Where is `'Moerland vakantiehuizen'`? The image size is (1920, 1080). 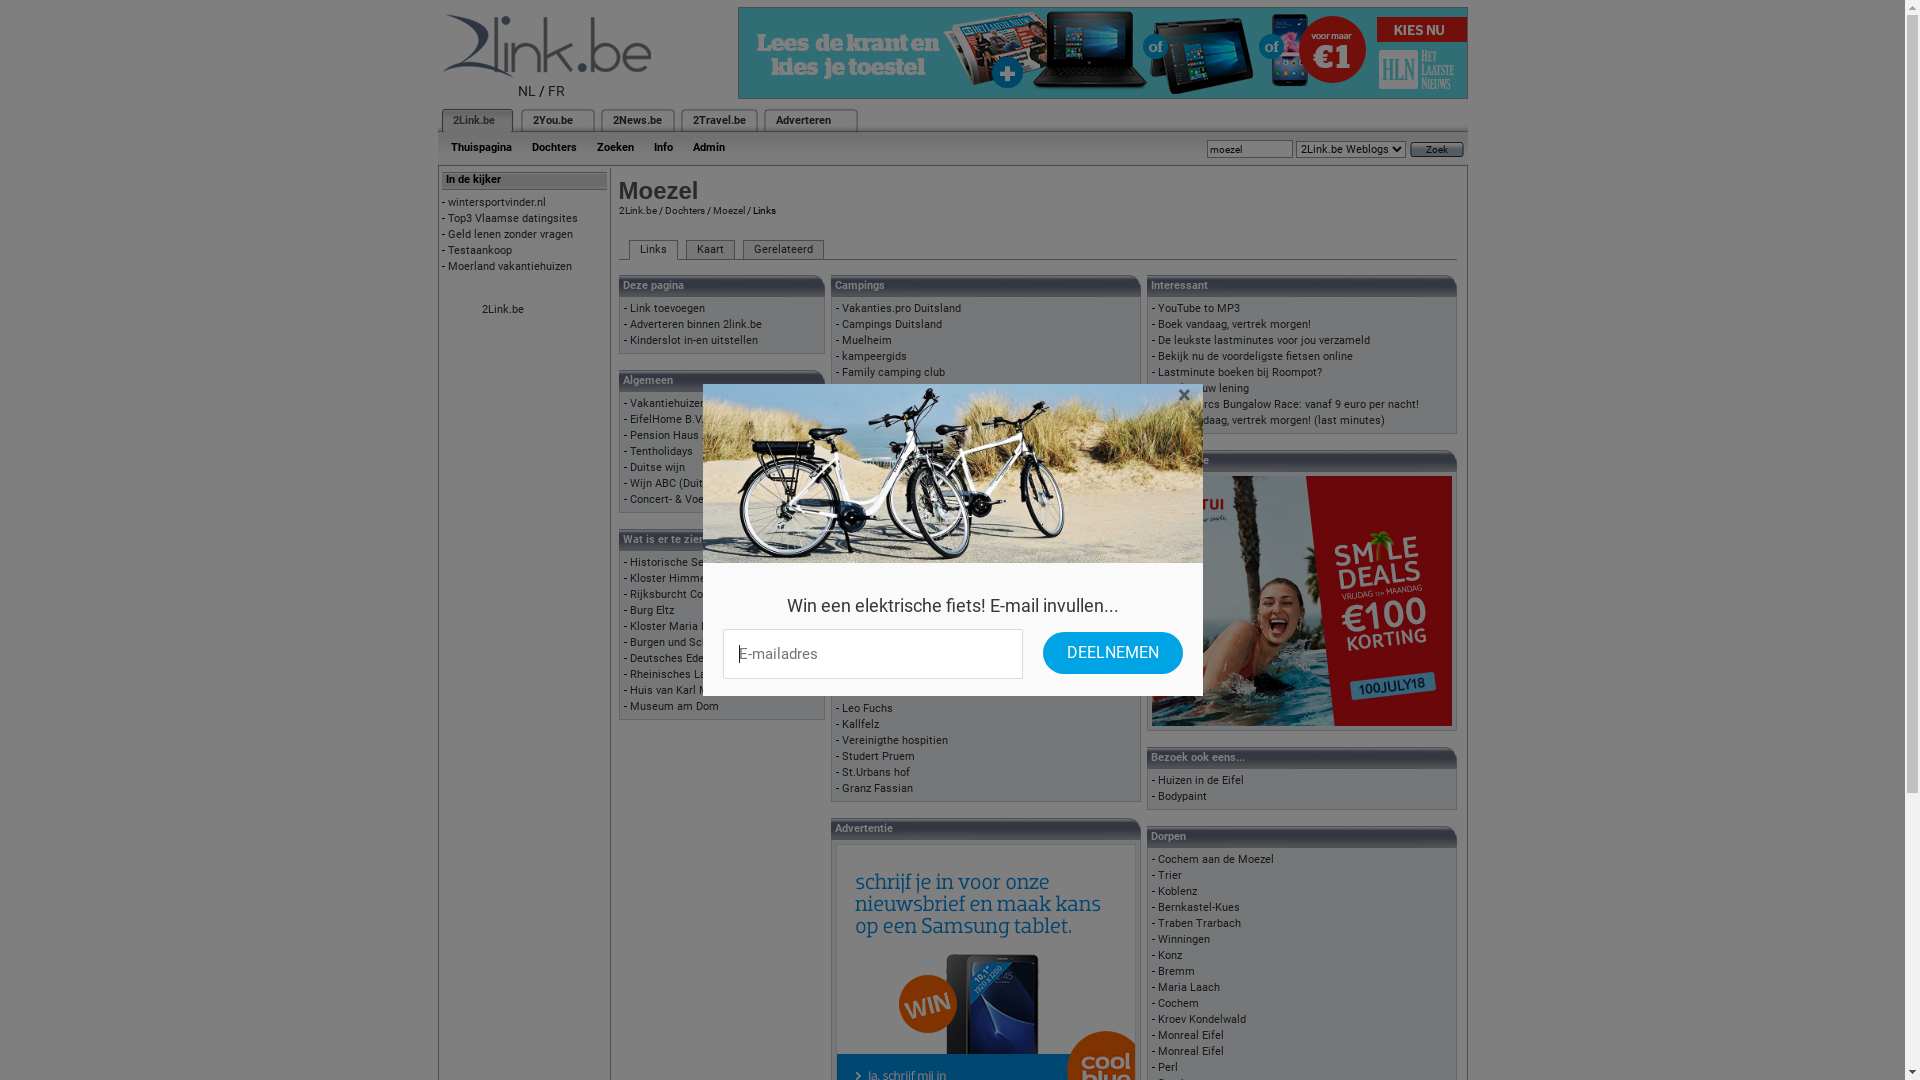 'Moerland vakantiehuizen' is located at coordinates (509, 265).